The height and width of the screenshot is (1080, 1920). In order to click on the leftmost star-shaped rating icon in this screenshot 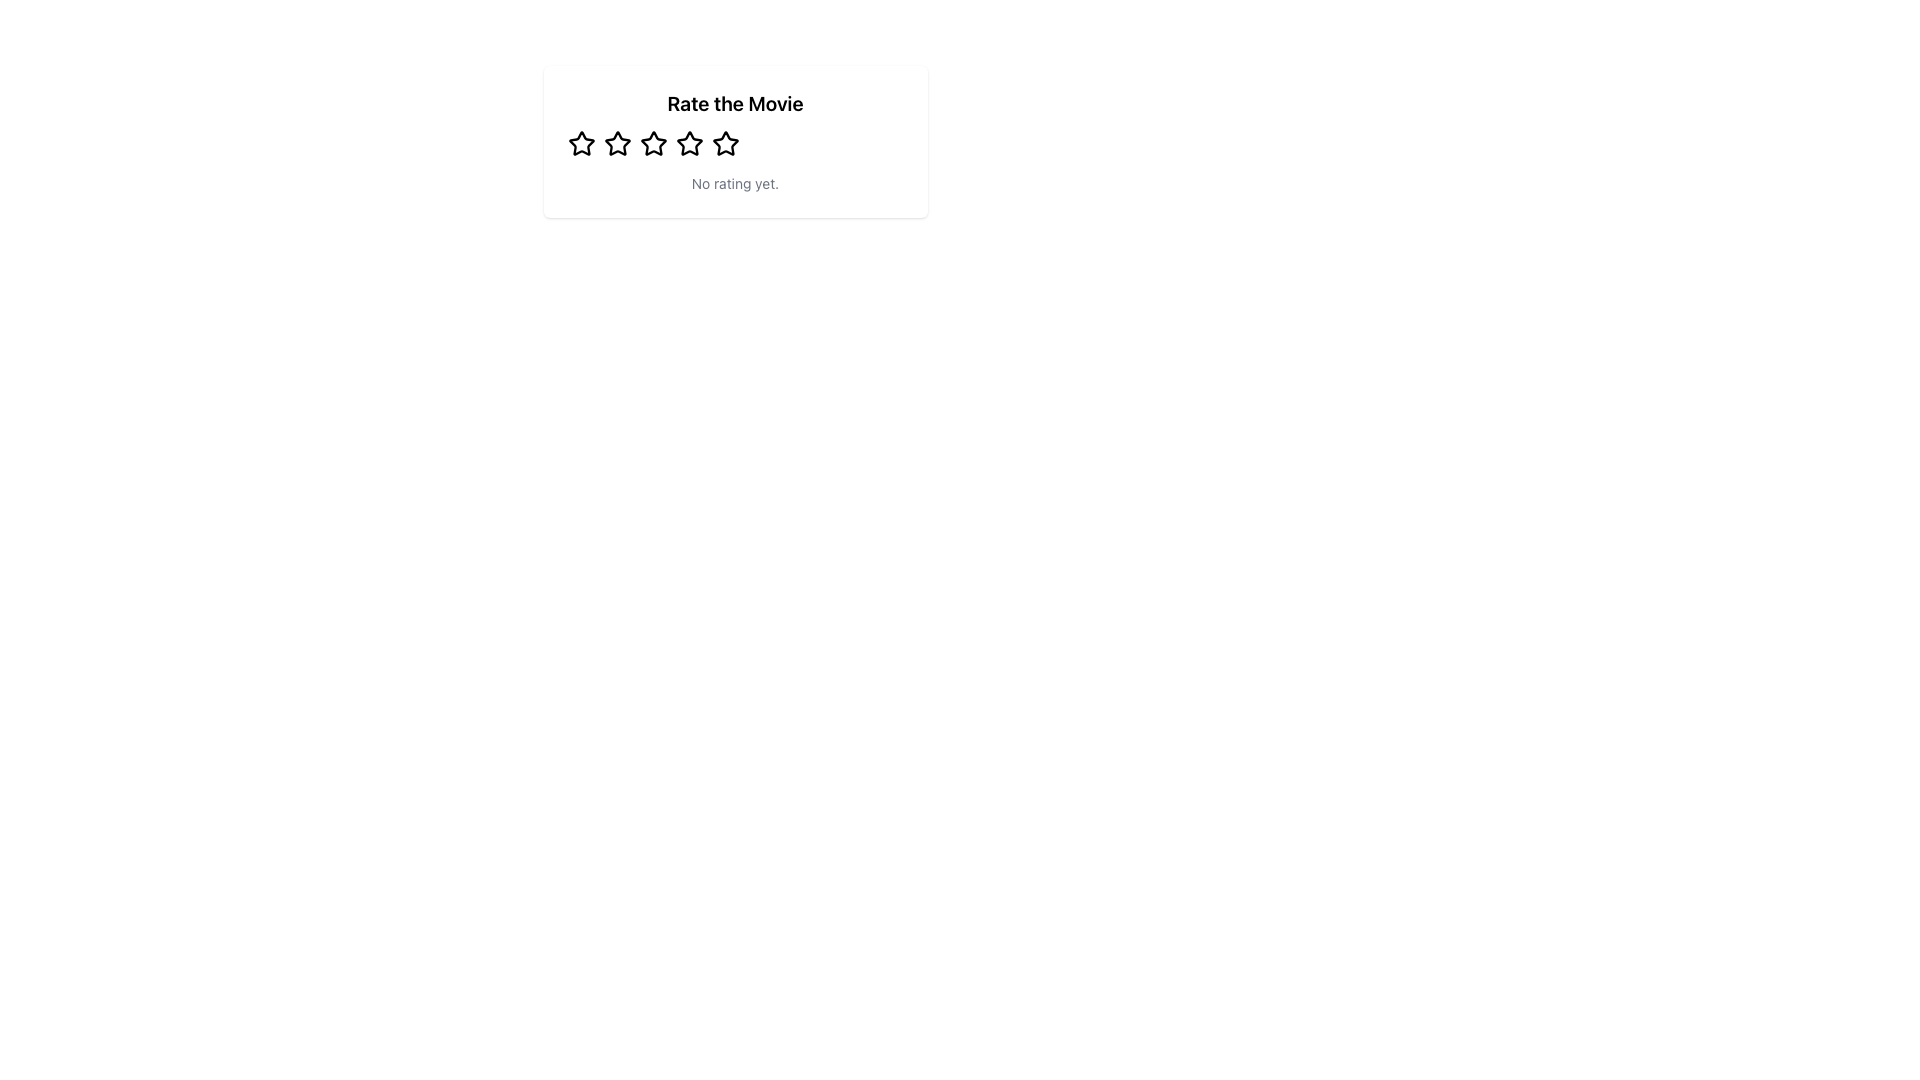, I will do `click(580, 142)`.